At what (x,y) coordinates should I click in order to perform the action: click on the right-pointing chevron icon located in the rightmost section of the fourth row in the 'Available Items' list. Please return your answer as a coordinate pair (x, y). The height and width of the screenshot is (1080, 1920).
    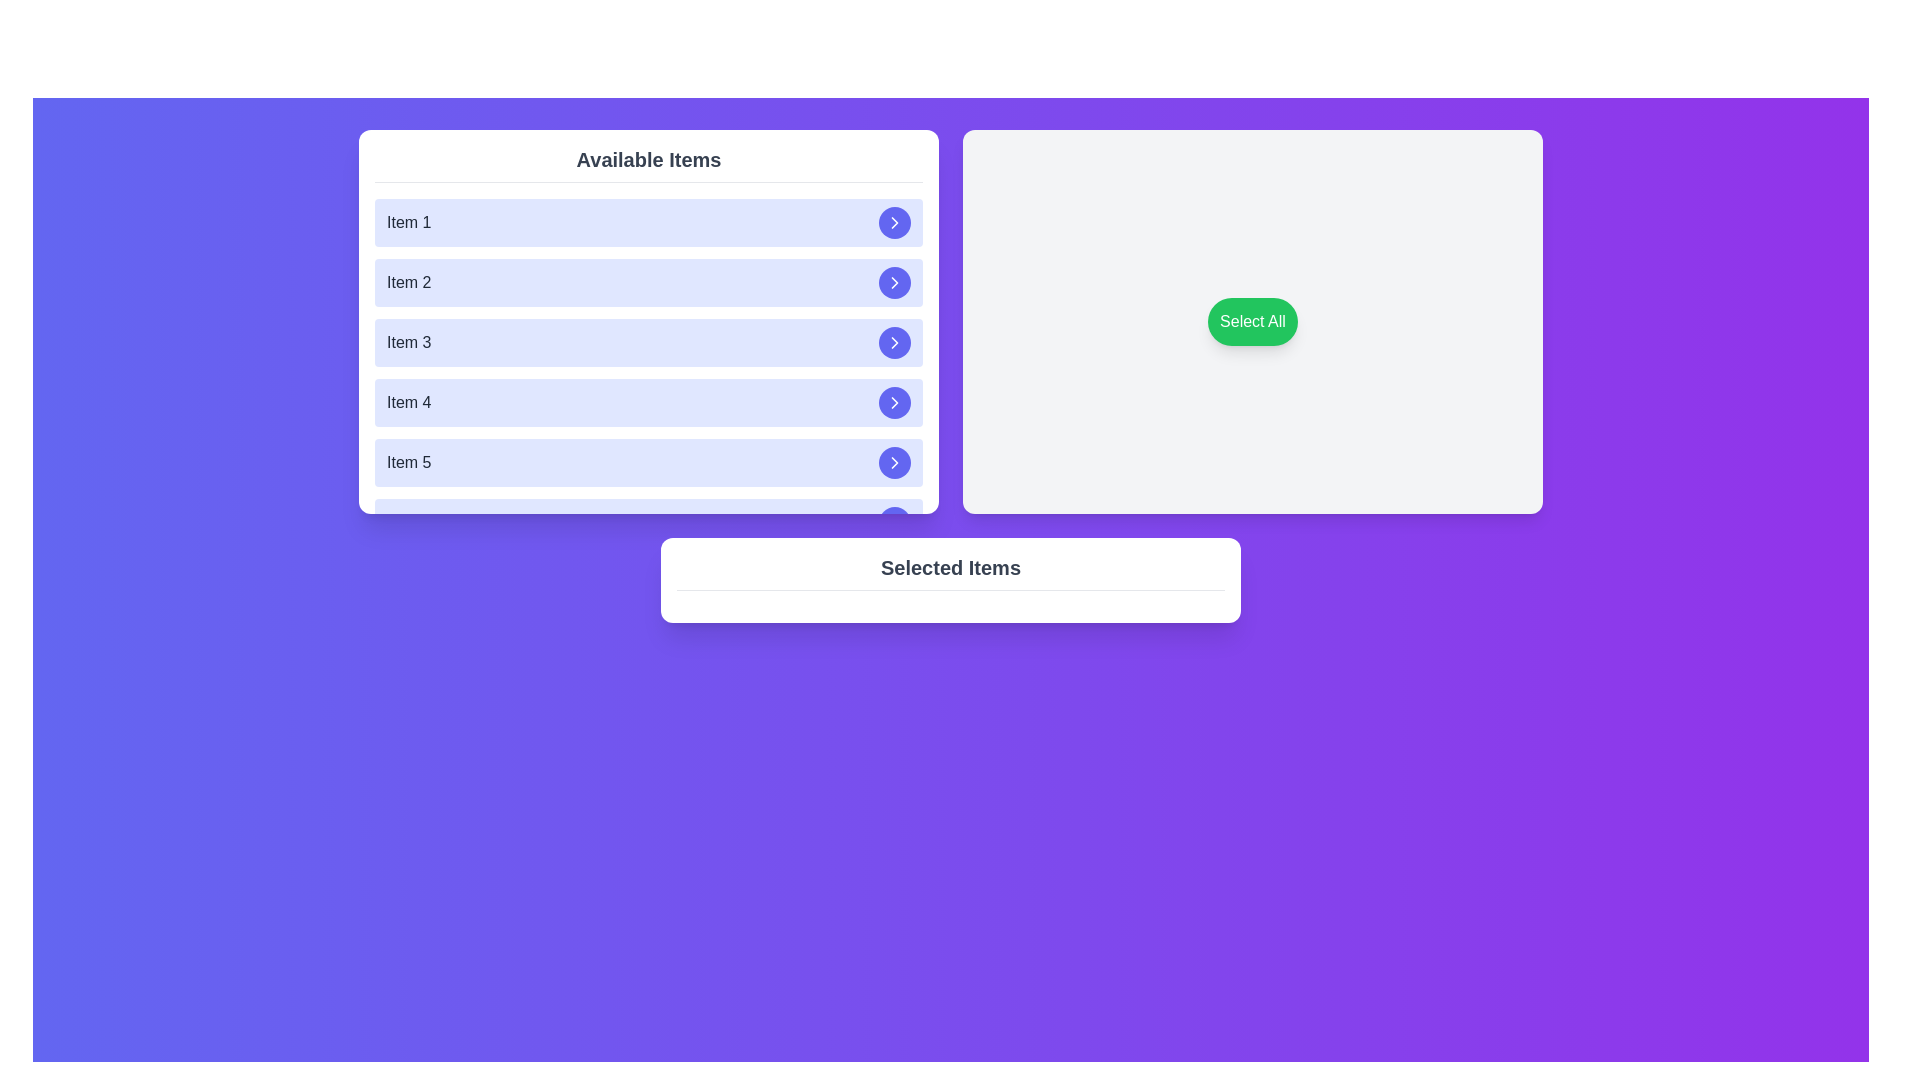
    Looking at the image, I should click on (893, 402).